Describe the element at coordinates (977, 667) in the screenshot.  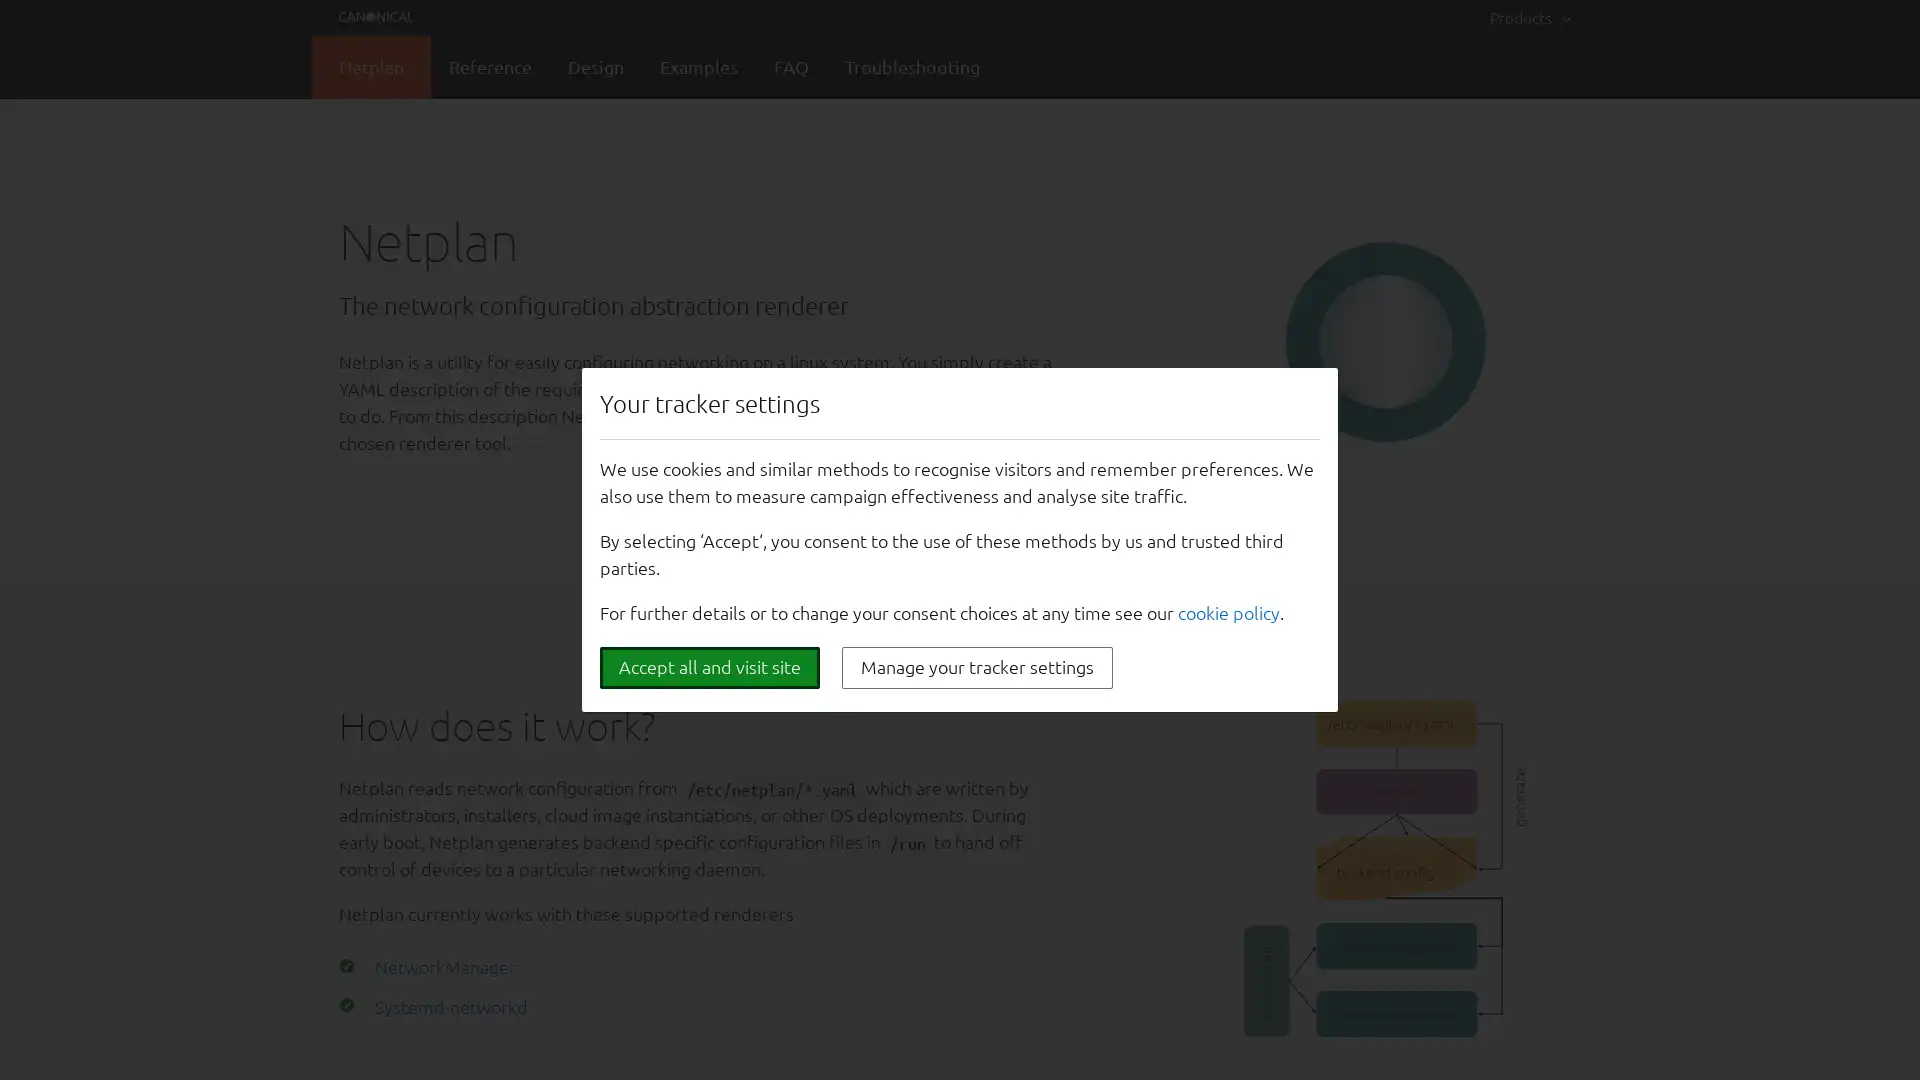
I see `Manage your tracker settings` at that location.